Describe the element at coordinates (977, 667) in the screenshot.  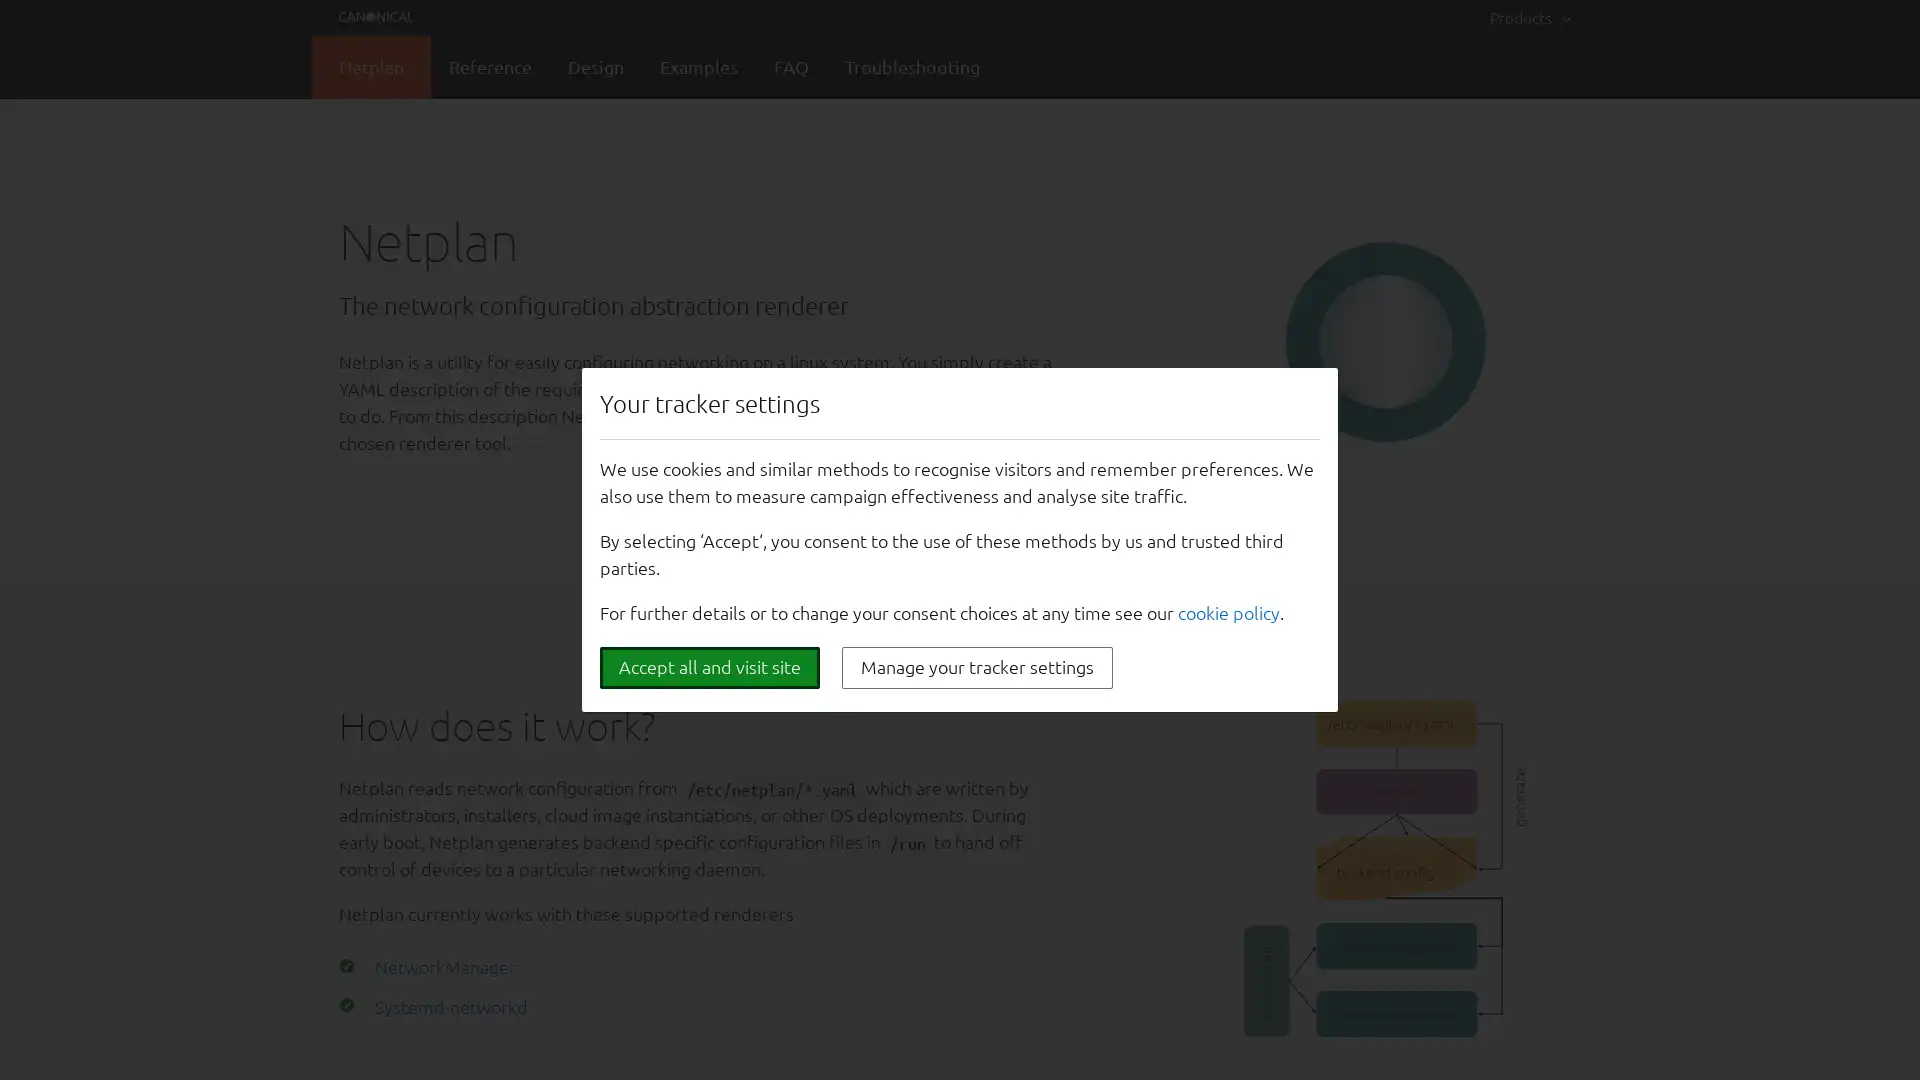
I see `Manage your tracker settings` at that location.